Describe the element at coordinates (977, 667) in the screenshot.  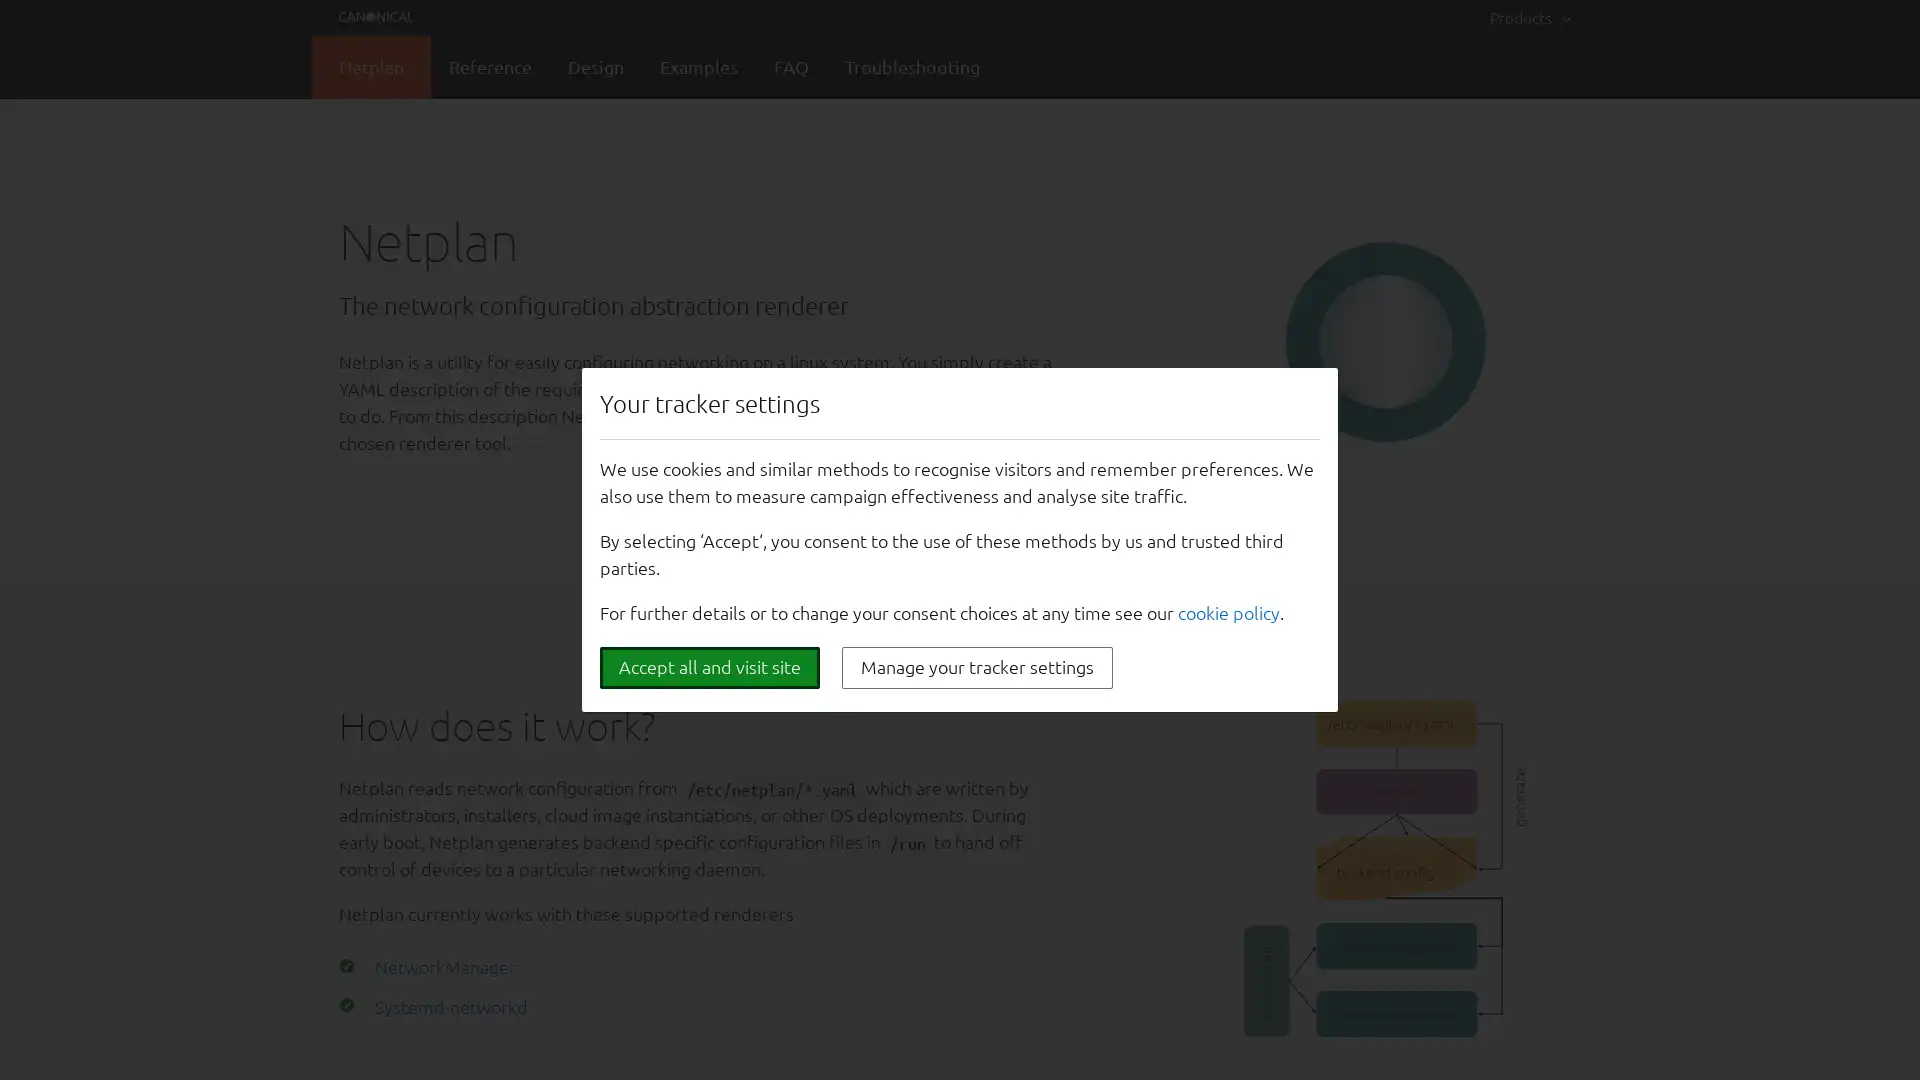
I see `Manage your tracker settings` at that location.